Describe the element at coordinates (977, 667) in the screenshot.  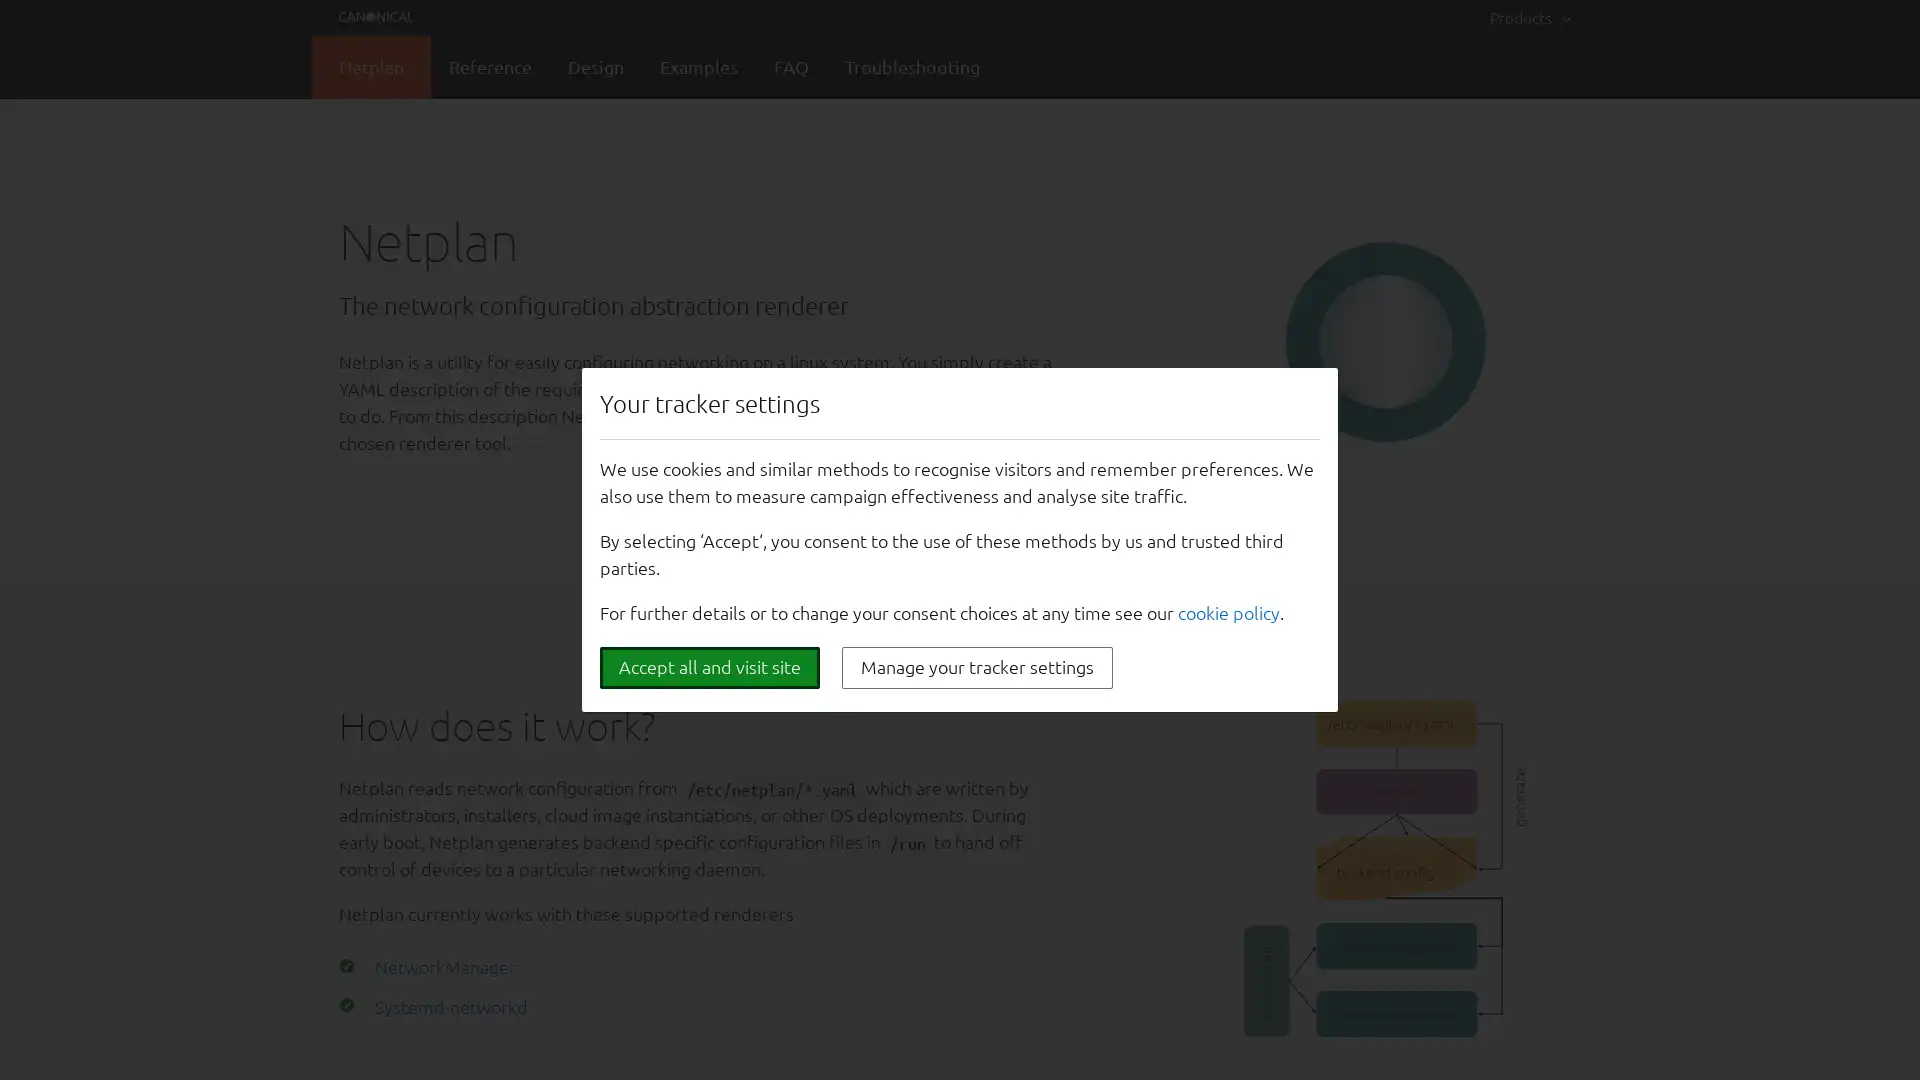
I see `Manage your tracker settings` at that location.